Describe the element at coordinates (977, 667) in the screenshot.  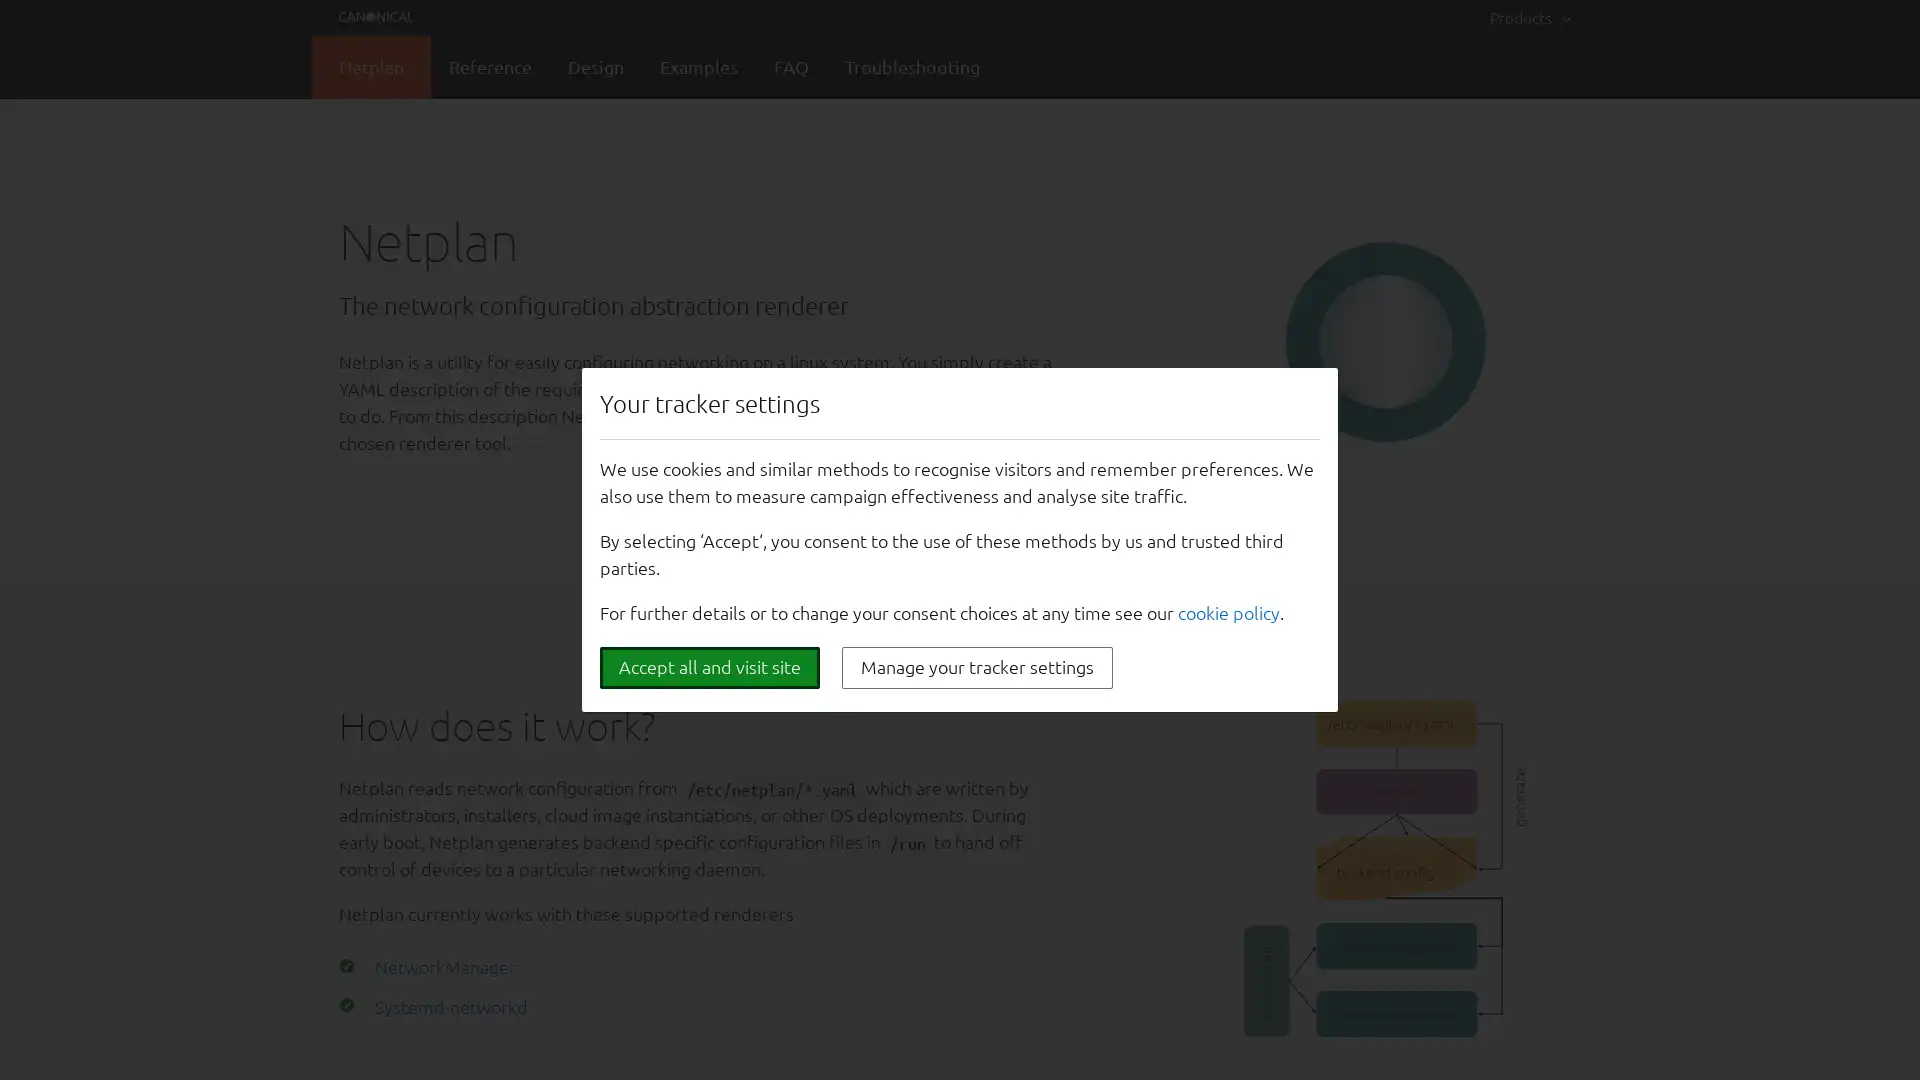
I see `Manage your tracker settings` at that location.